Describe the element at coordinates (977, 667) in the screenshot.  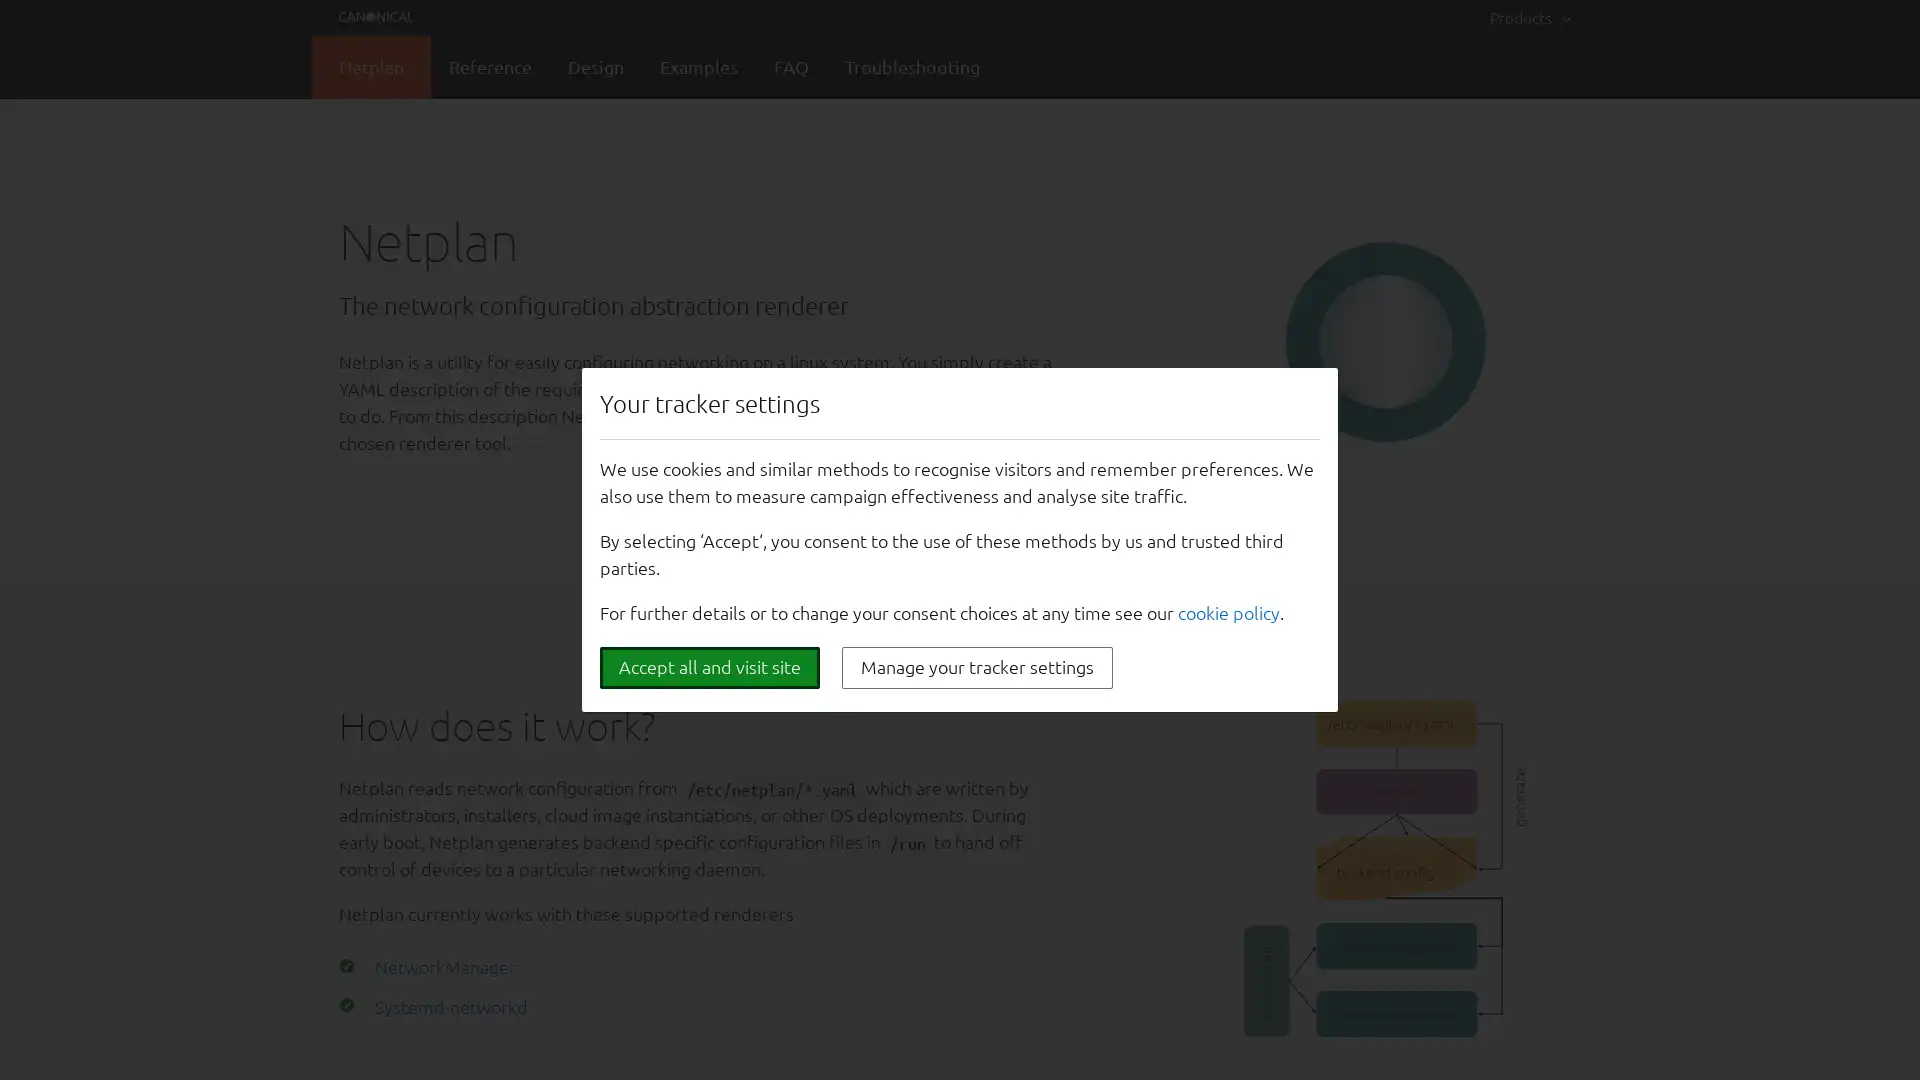
I see `Manage your tracker settings` at that location.